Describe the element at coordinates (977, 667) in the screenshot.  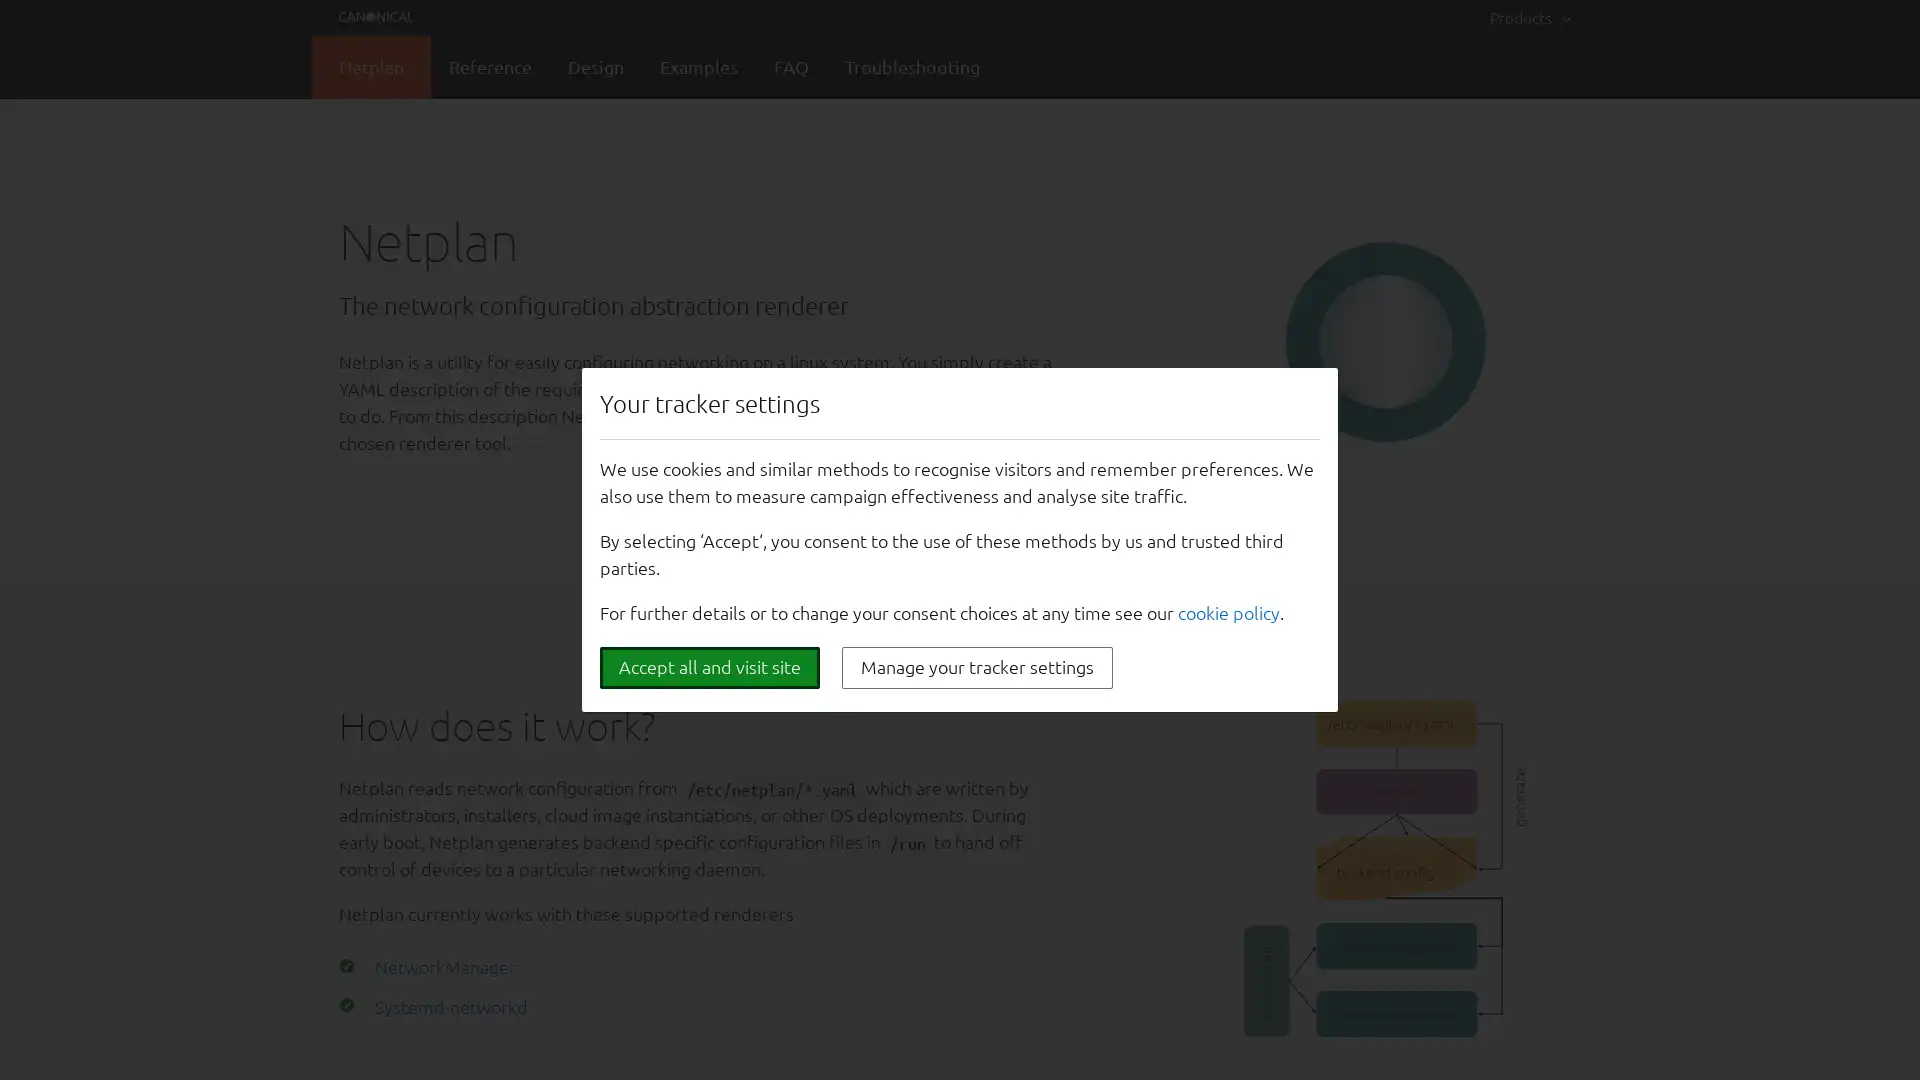
I see `Manage your tracker settings` at that location.